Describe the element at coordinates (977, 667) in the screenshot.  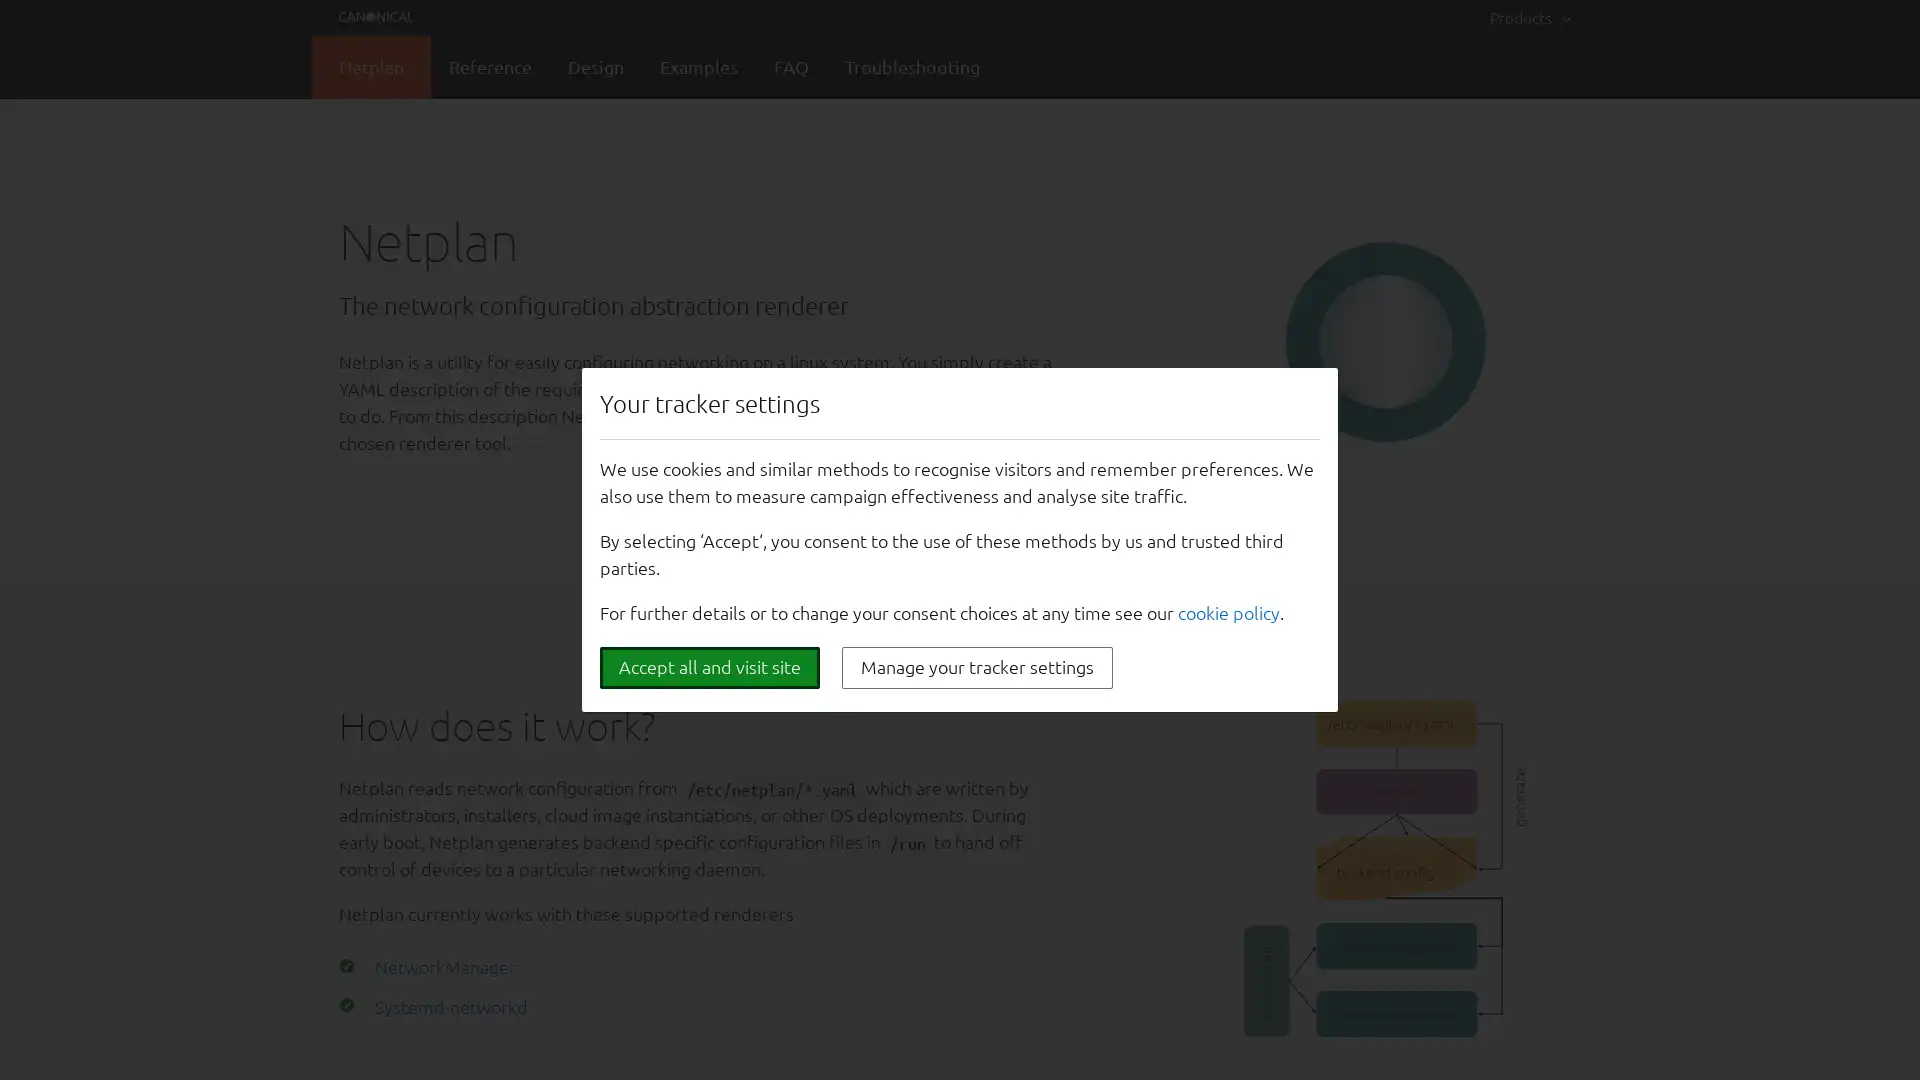
I see `Manage your tracker settings` at that location.